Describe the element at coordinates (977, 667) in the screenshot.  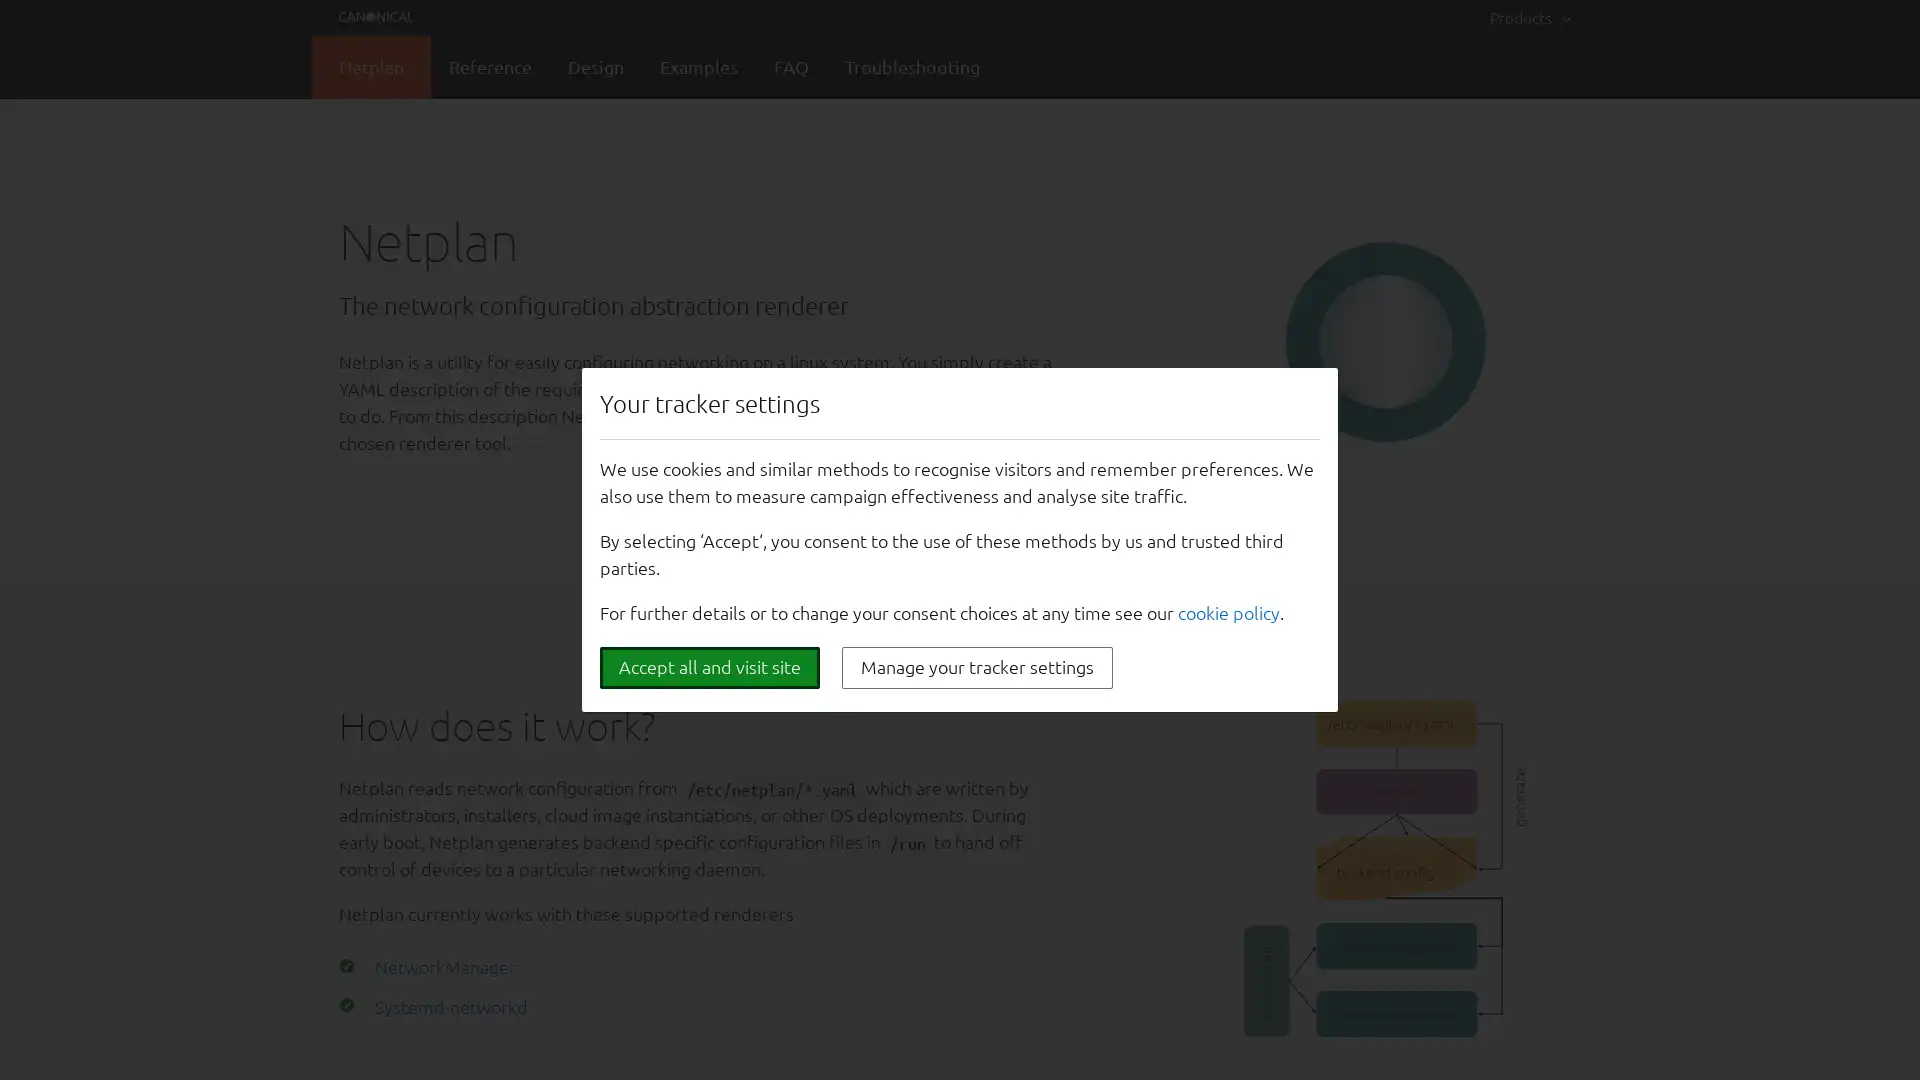
I see `Manage your tracker settings` at that location.